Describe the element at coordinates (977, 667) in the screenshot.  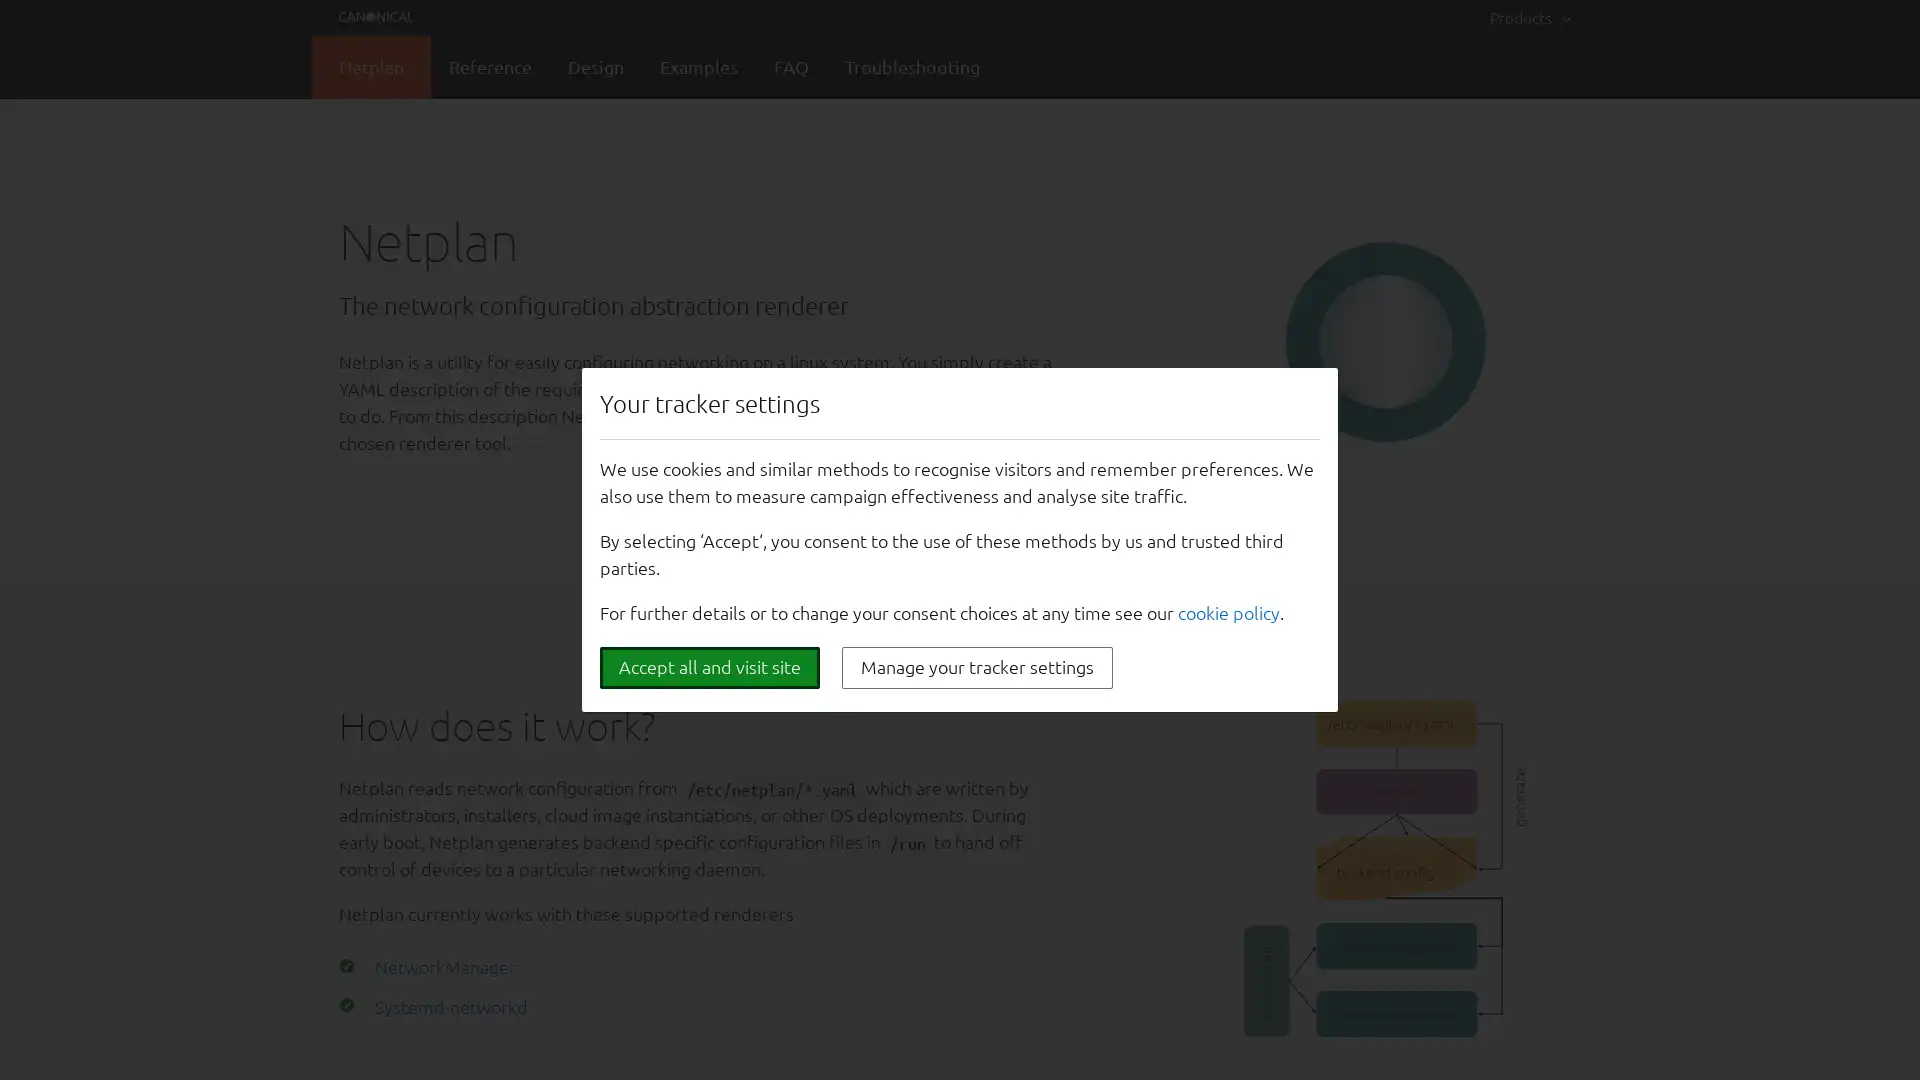
I see `Manage your tracker settings` at that location.